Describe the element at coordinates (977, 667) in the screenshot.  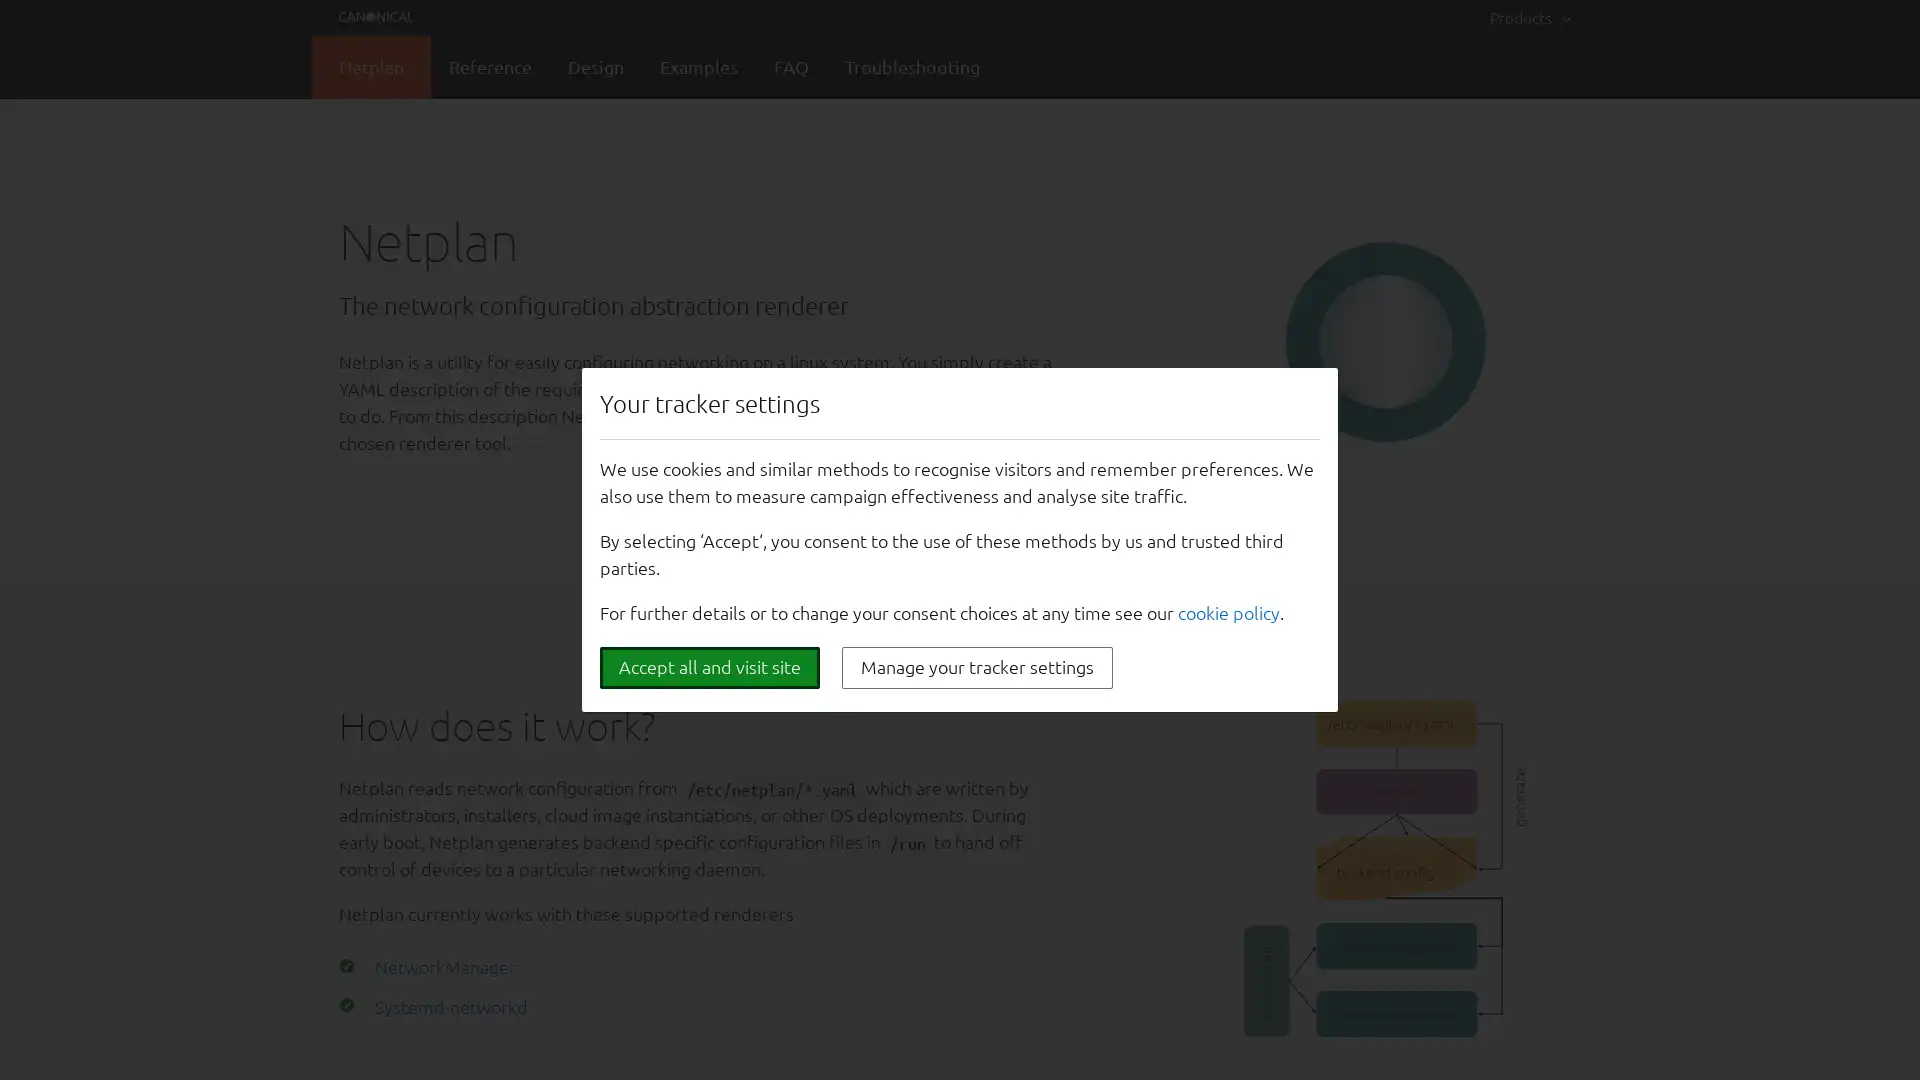
I see `Manage your tracker settings` at that location.